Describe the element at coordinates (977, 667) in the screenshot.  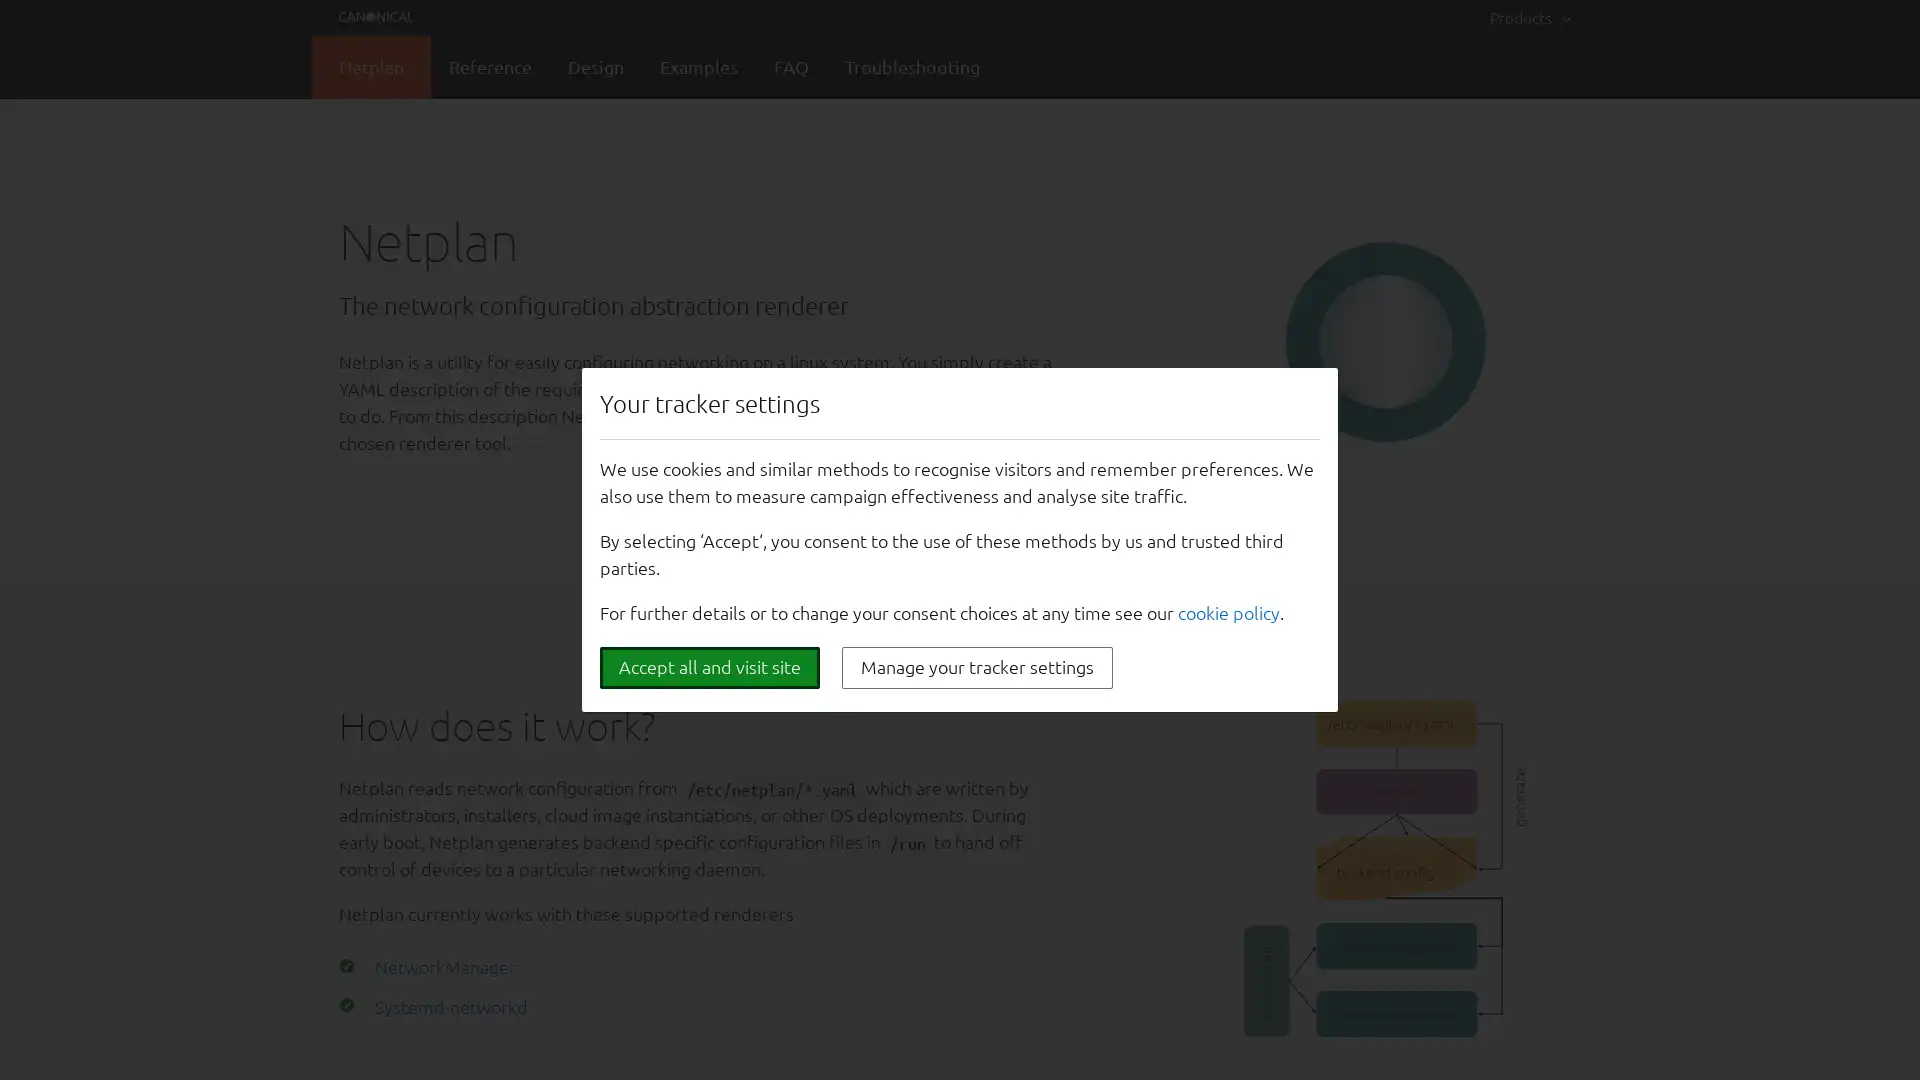
I see `Manage your tracker settings` at that location.